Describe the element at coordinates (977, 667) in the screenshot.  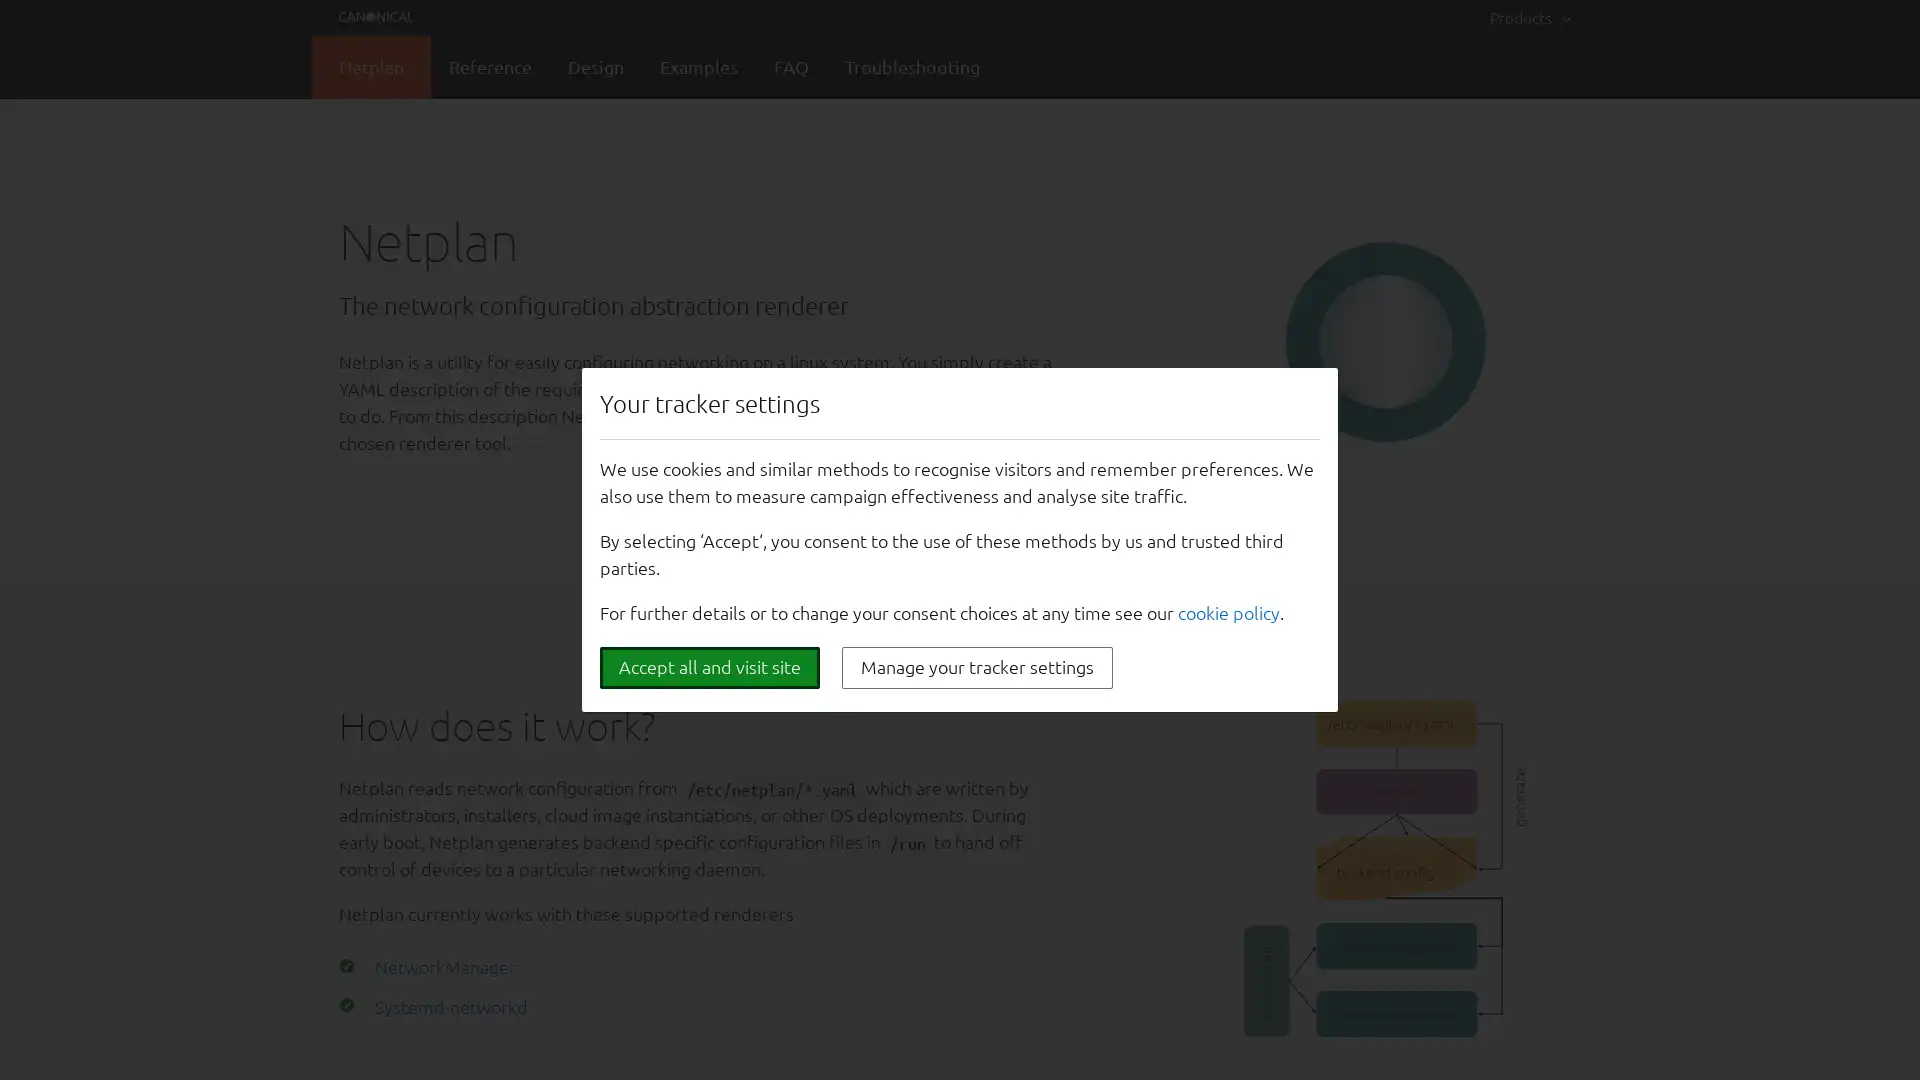
I see `Manage your tracker settings` at that location.